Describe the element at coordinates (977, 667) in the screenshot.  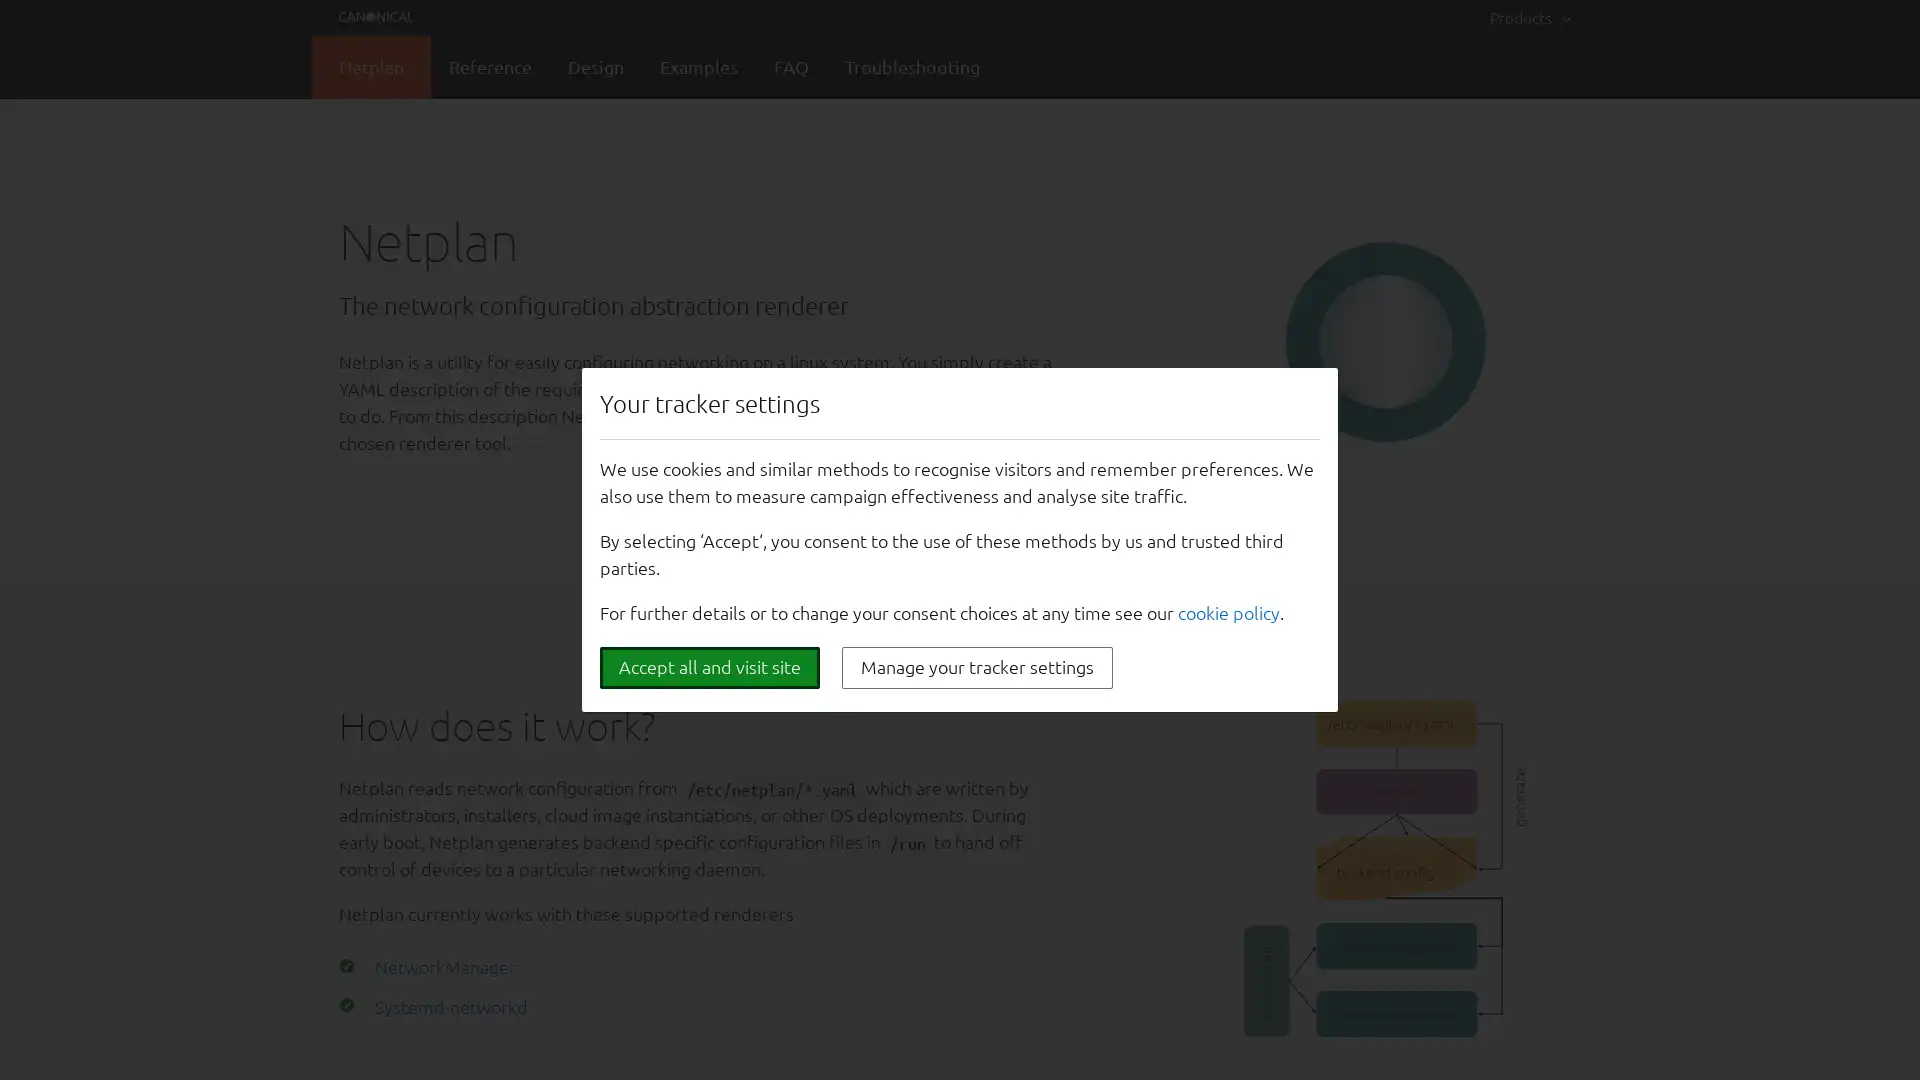
I see `Manage your tracker settings` at that location.